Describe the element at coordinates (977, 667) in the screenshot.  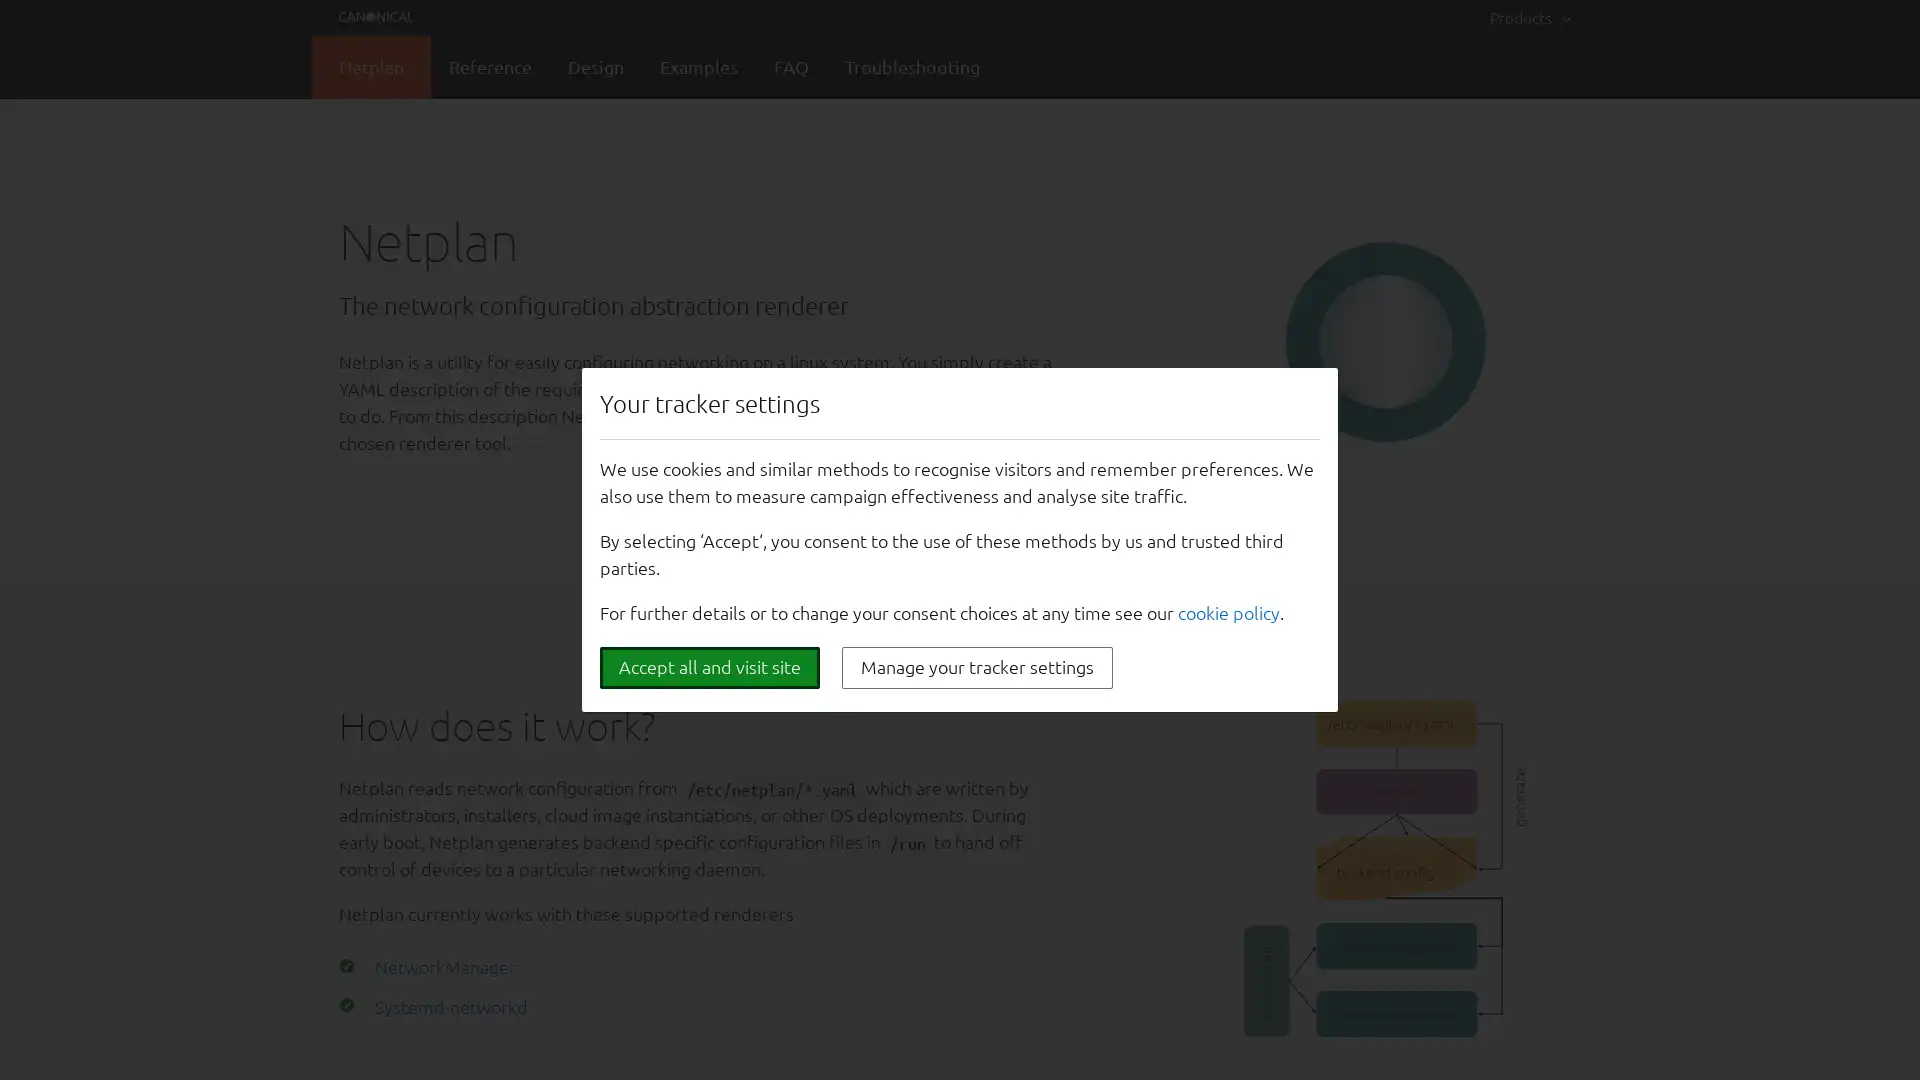
I see `Manage your tracker settings` at that location.